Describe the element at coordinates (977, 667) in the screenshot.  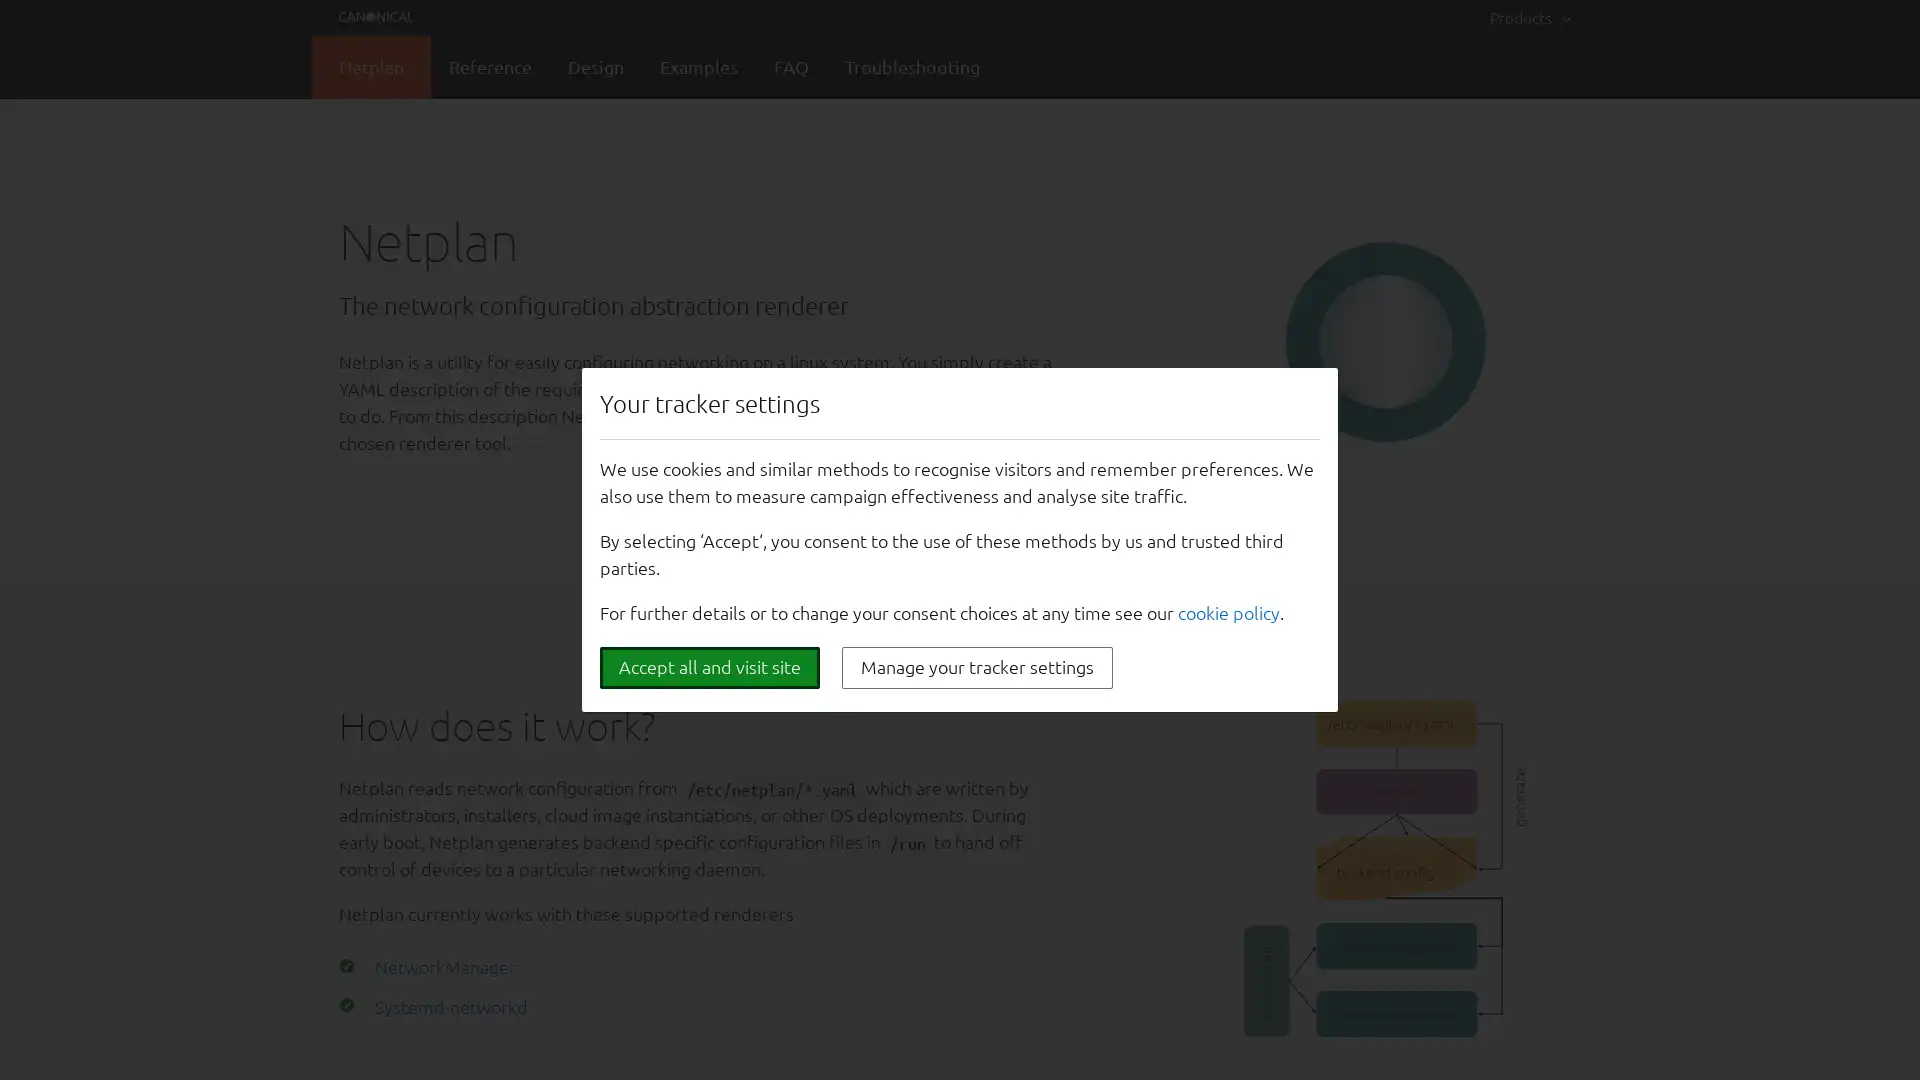
I see `Manage your tracker settings` at that location.